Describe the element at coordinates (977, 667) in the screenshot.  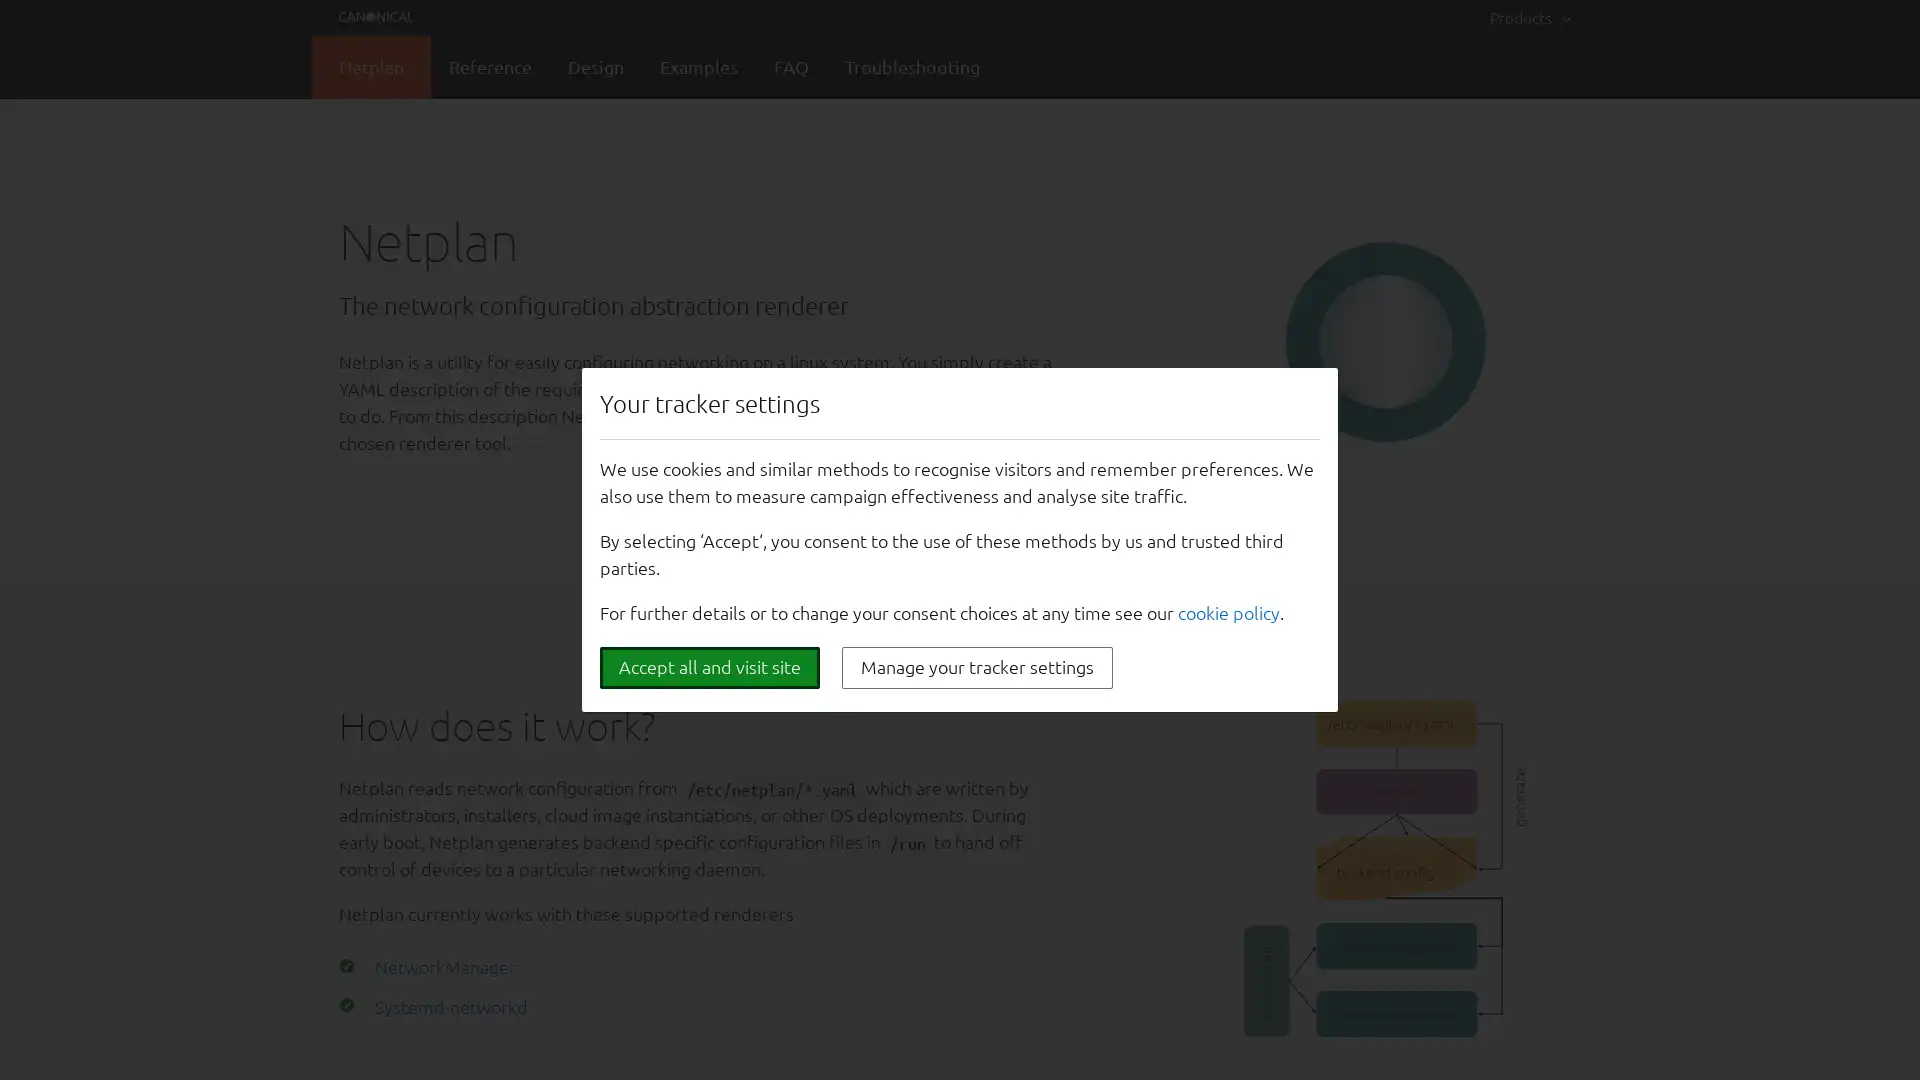
I see `Manage your tracker settings` at that location.